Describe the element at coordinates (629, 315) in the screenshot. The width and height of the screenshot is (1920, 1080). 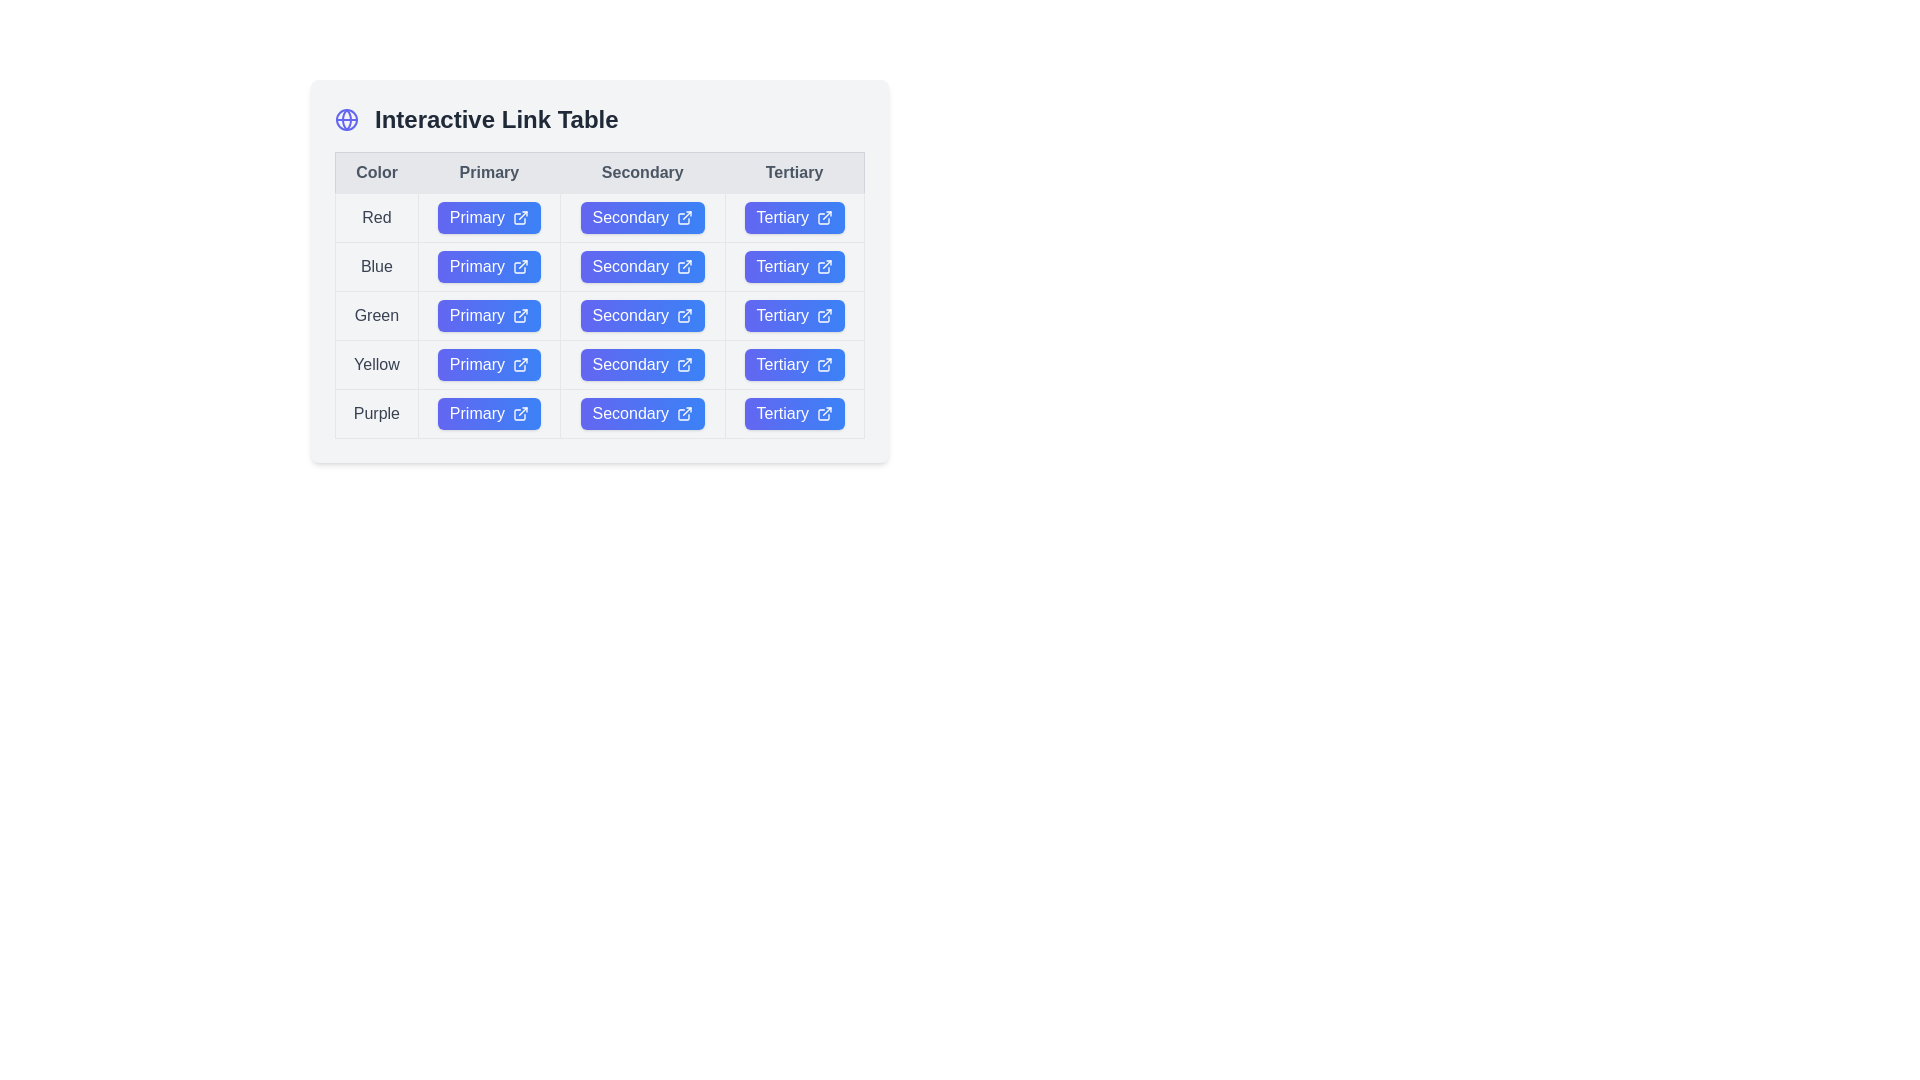
I see `the text label inside the button located in the second column of the third row (Green color) in the table, which indicates a secondary action` at that location.